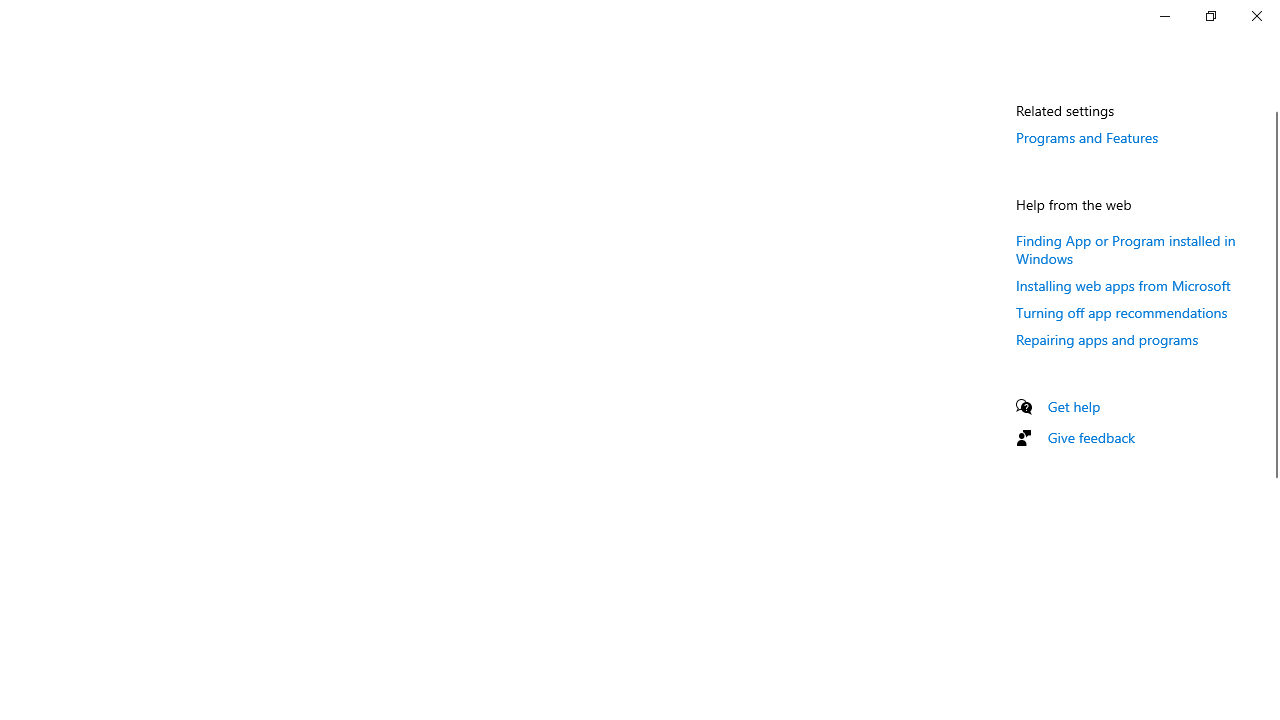 The image size is (1280, 720). I want to click on 'Finding App or Program installed in Windows', so click(1126, 247).